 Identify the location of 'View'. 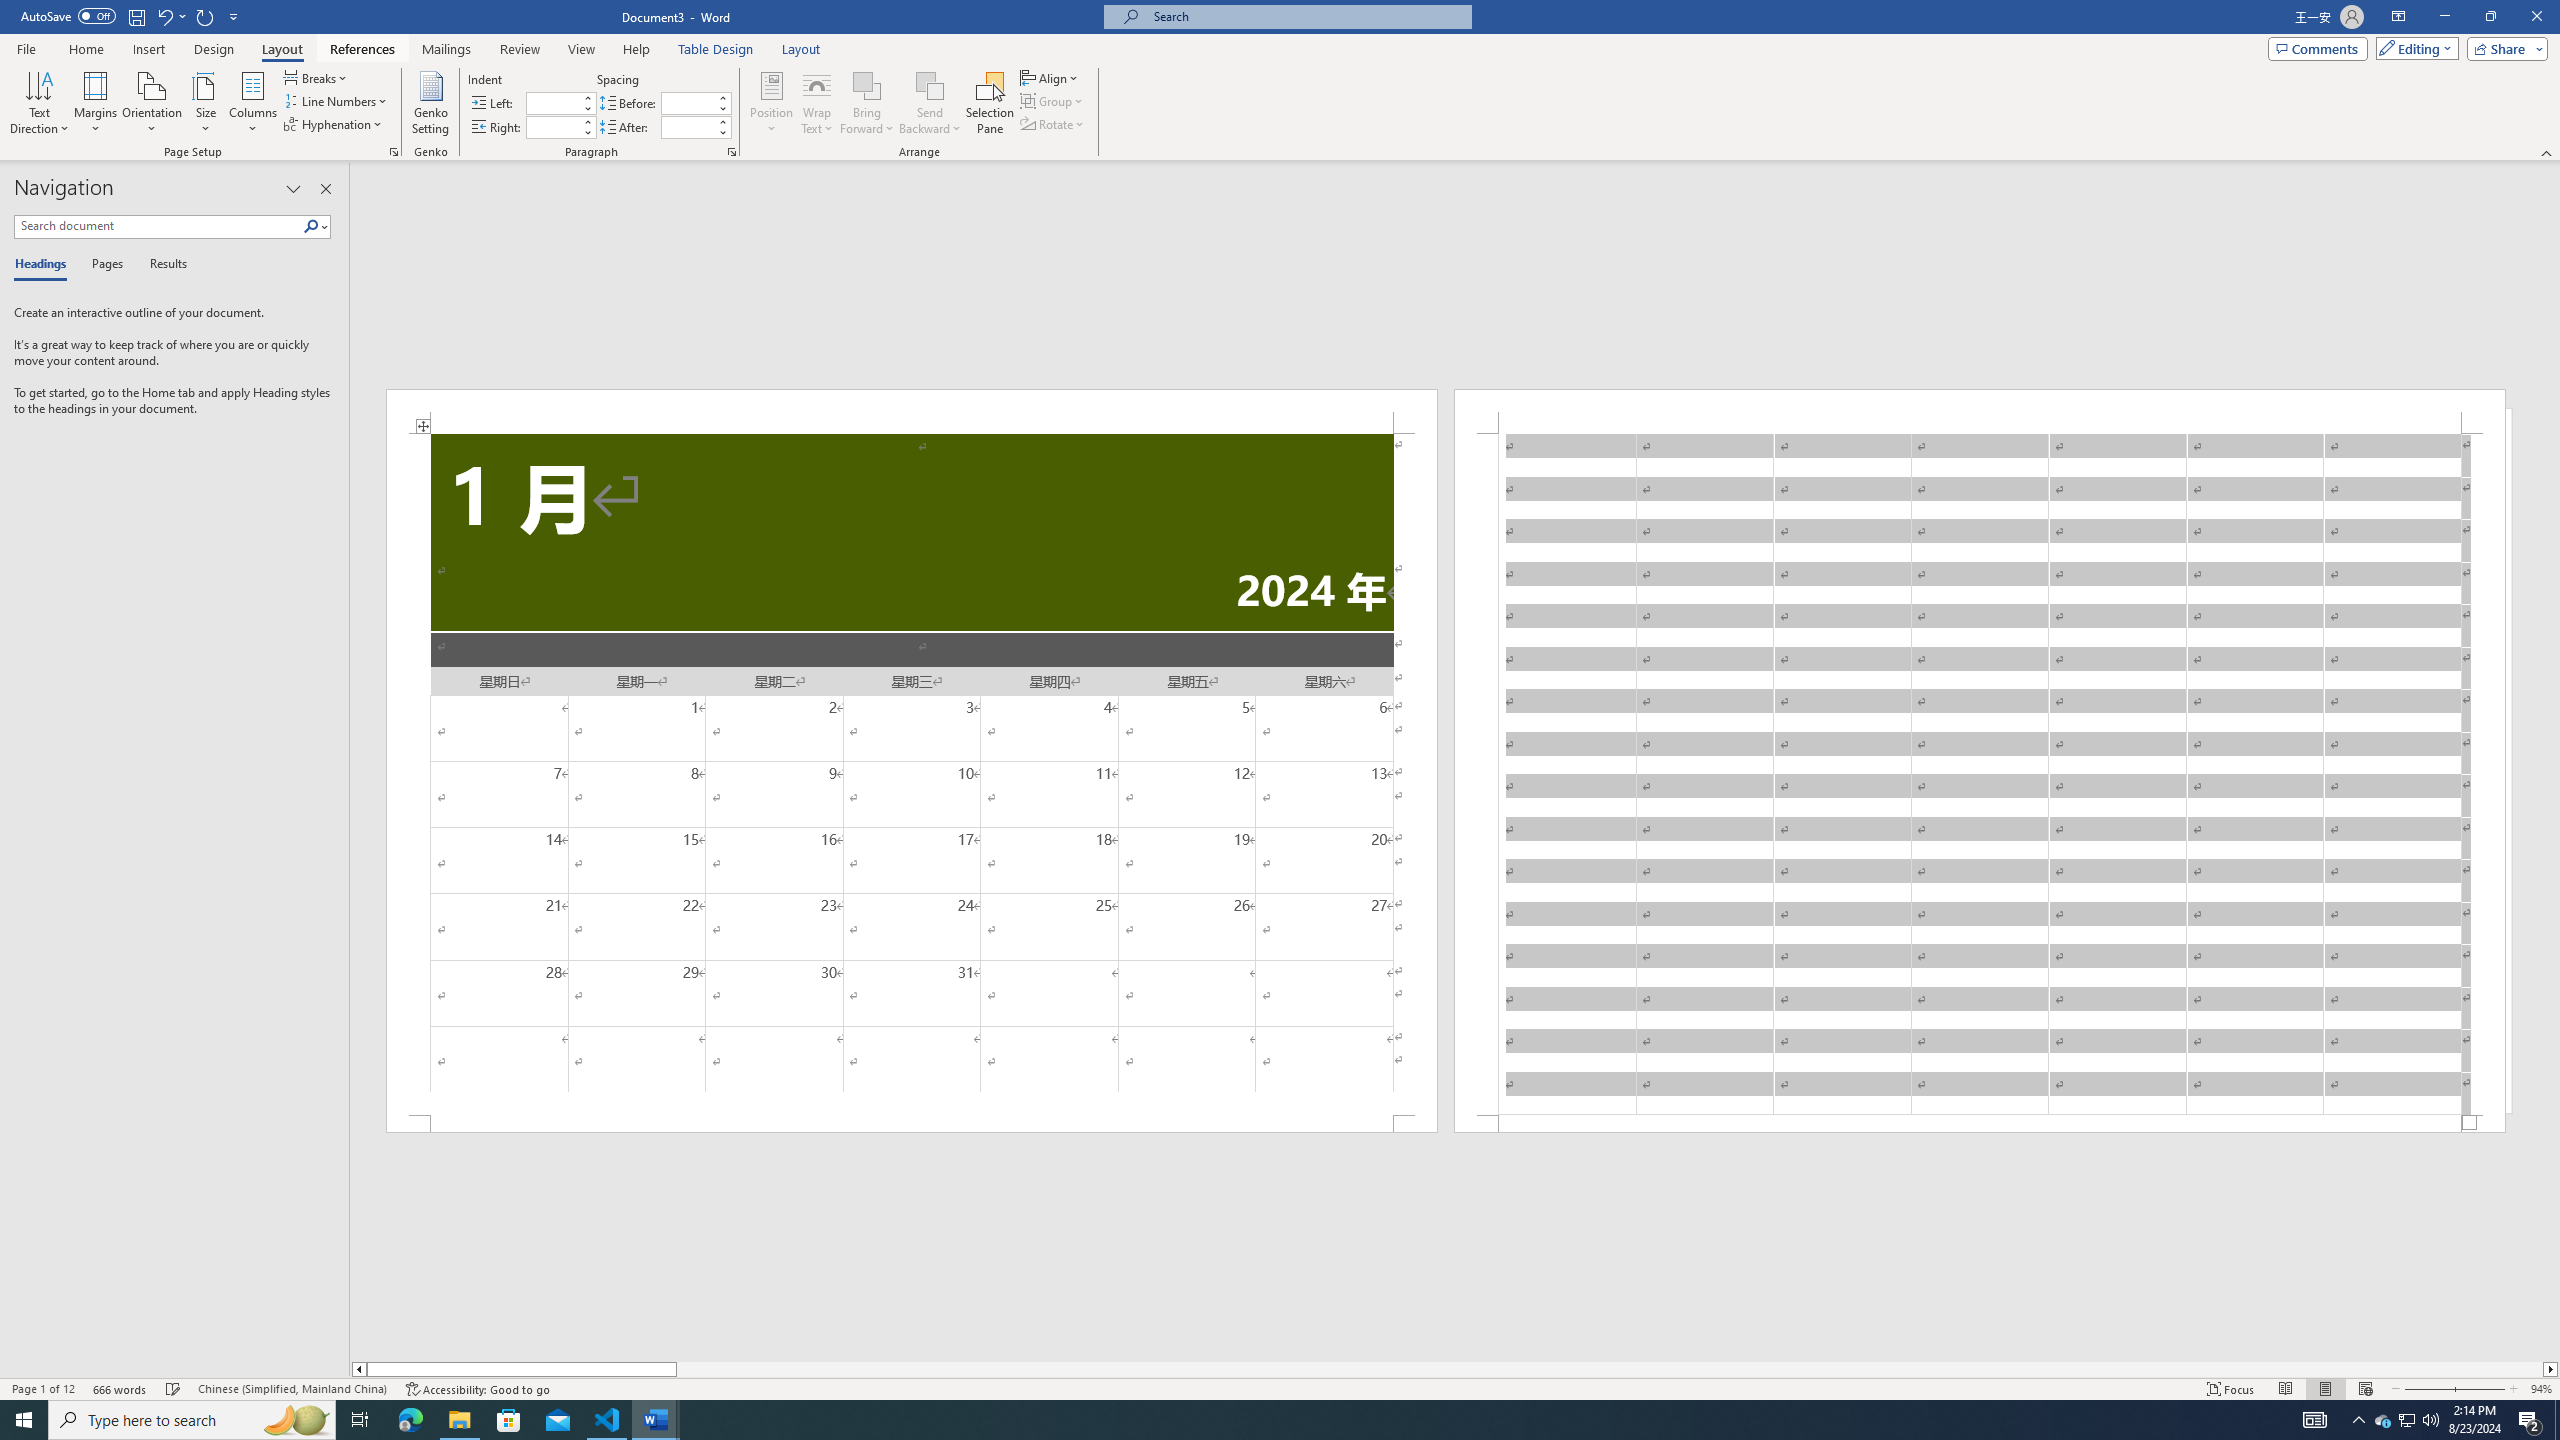
(582, 49).